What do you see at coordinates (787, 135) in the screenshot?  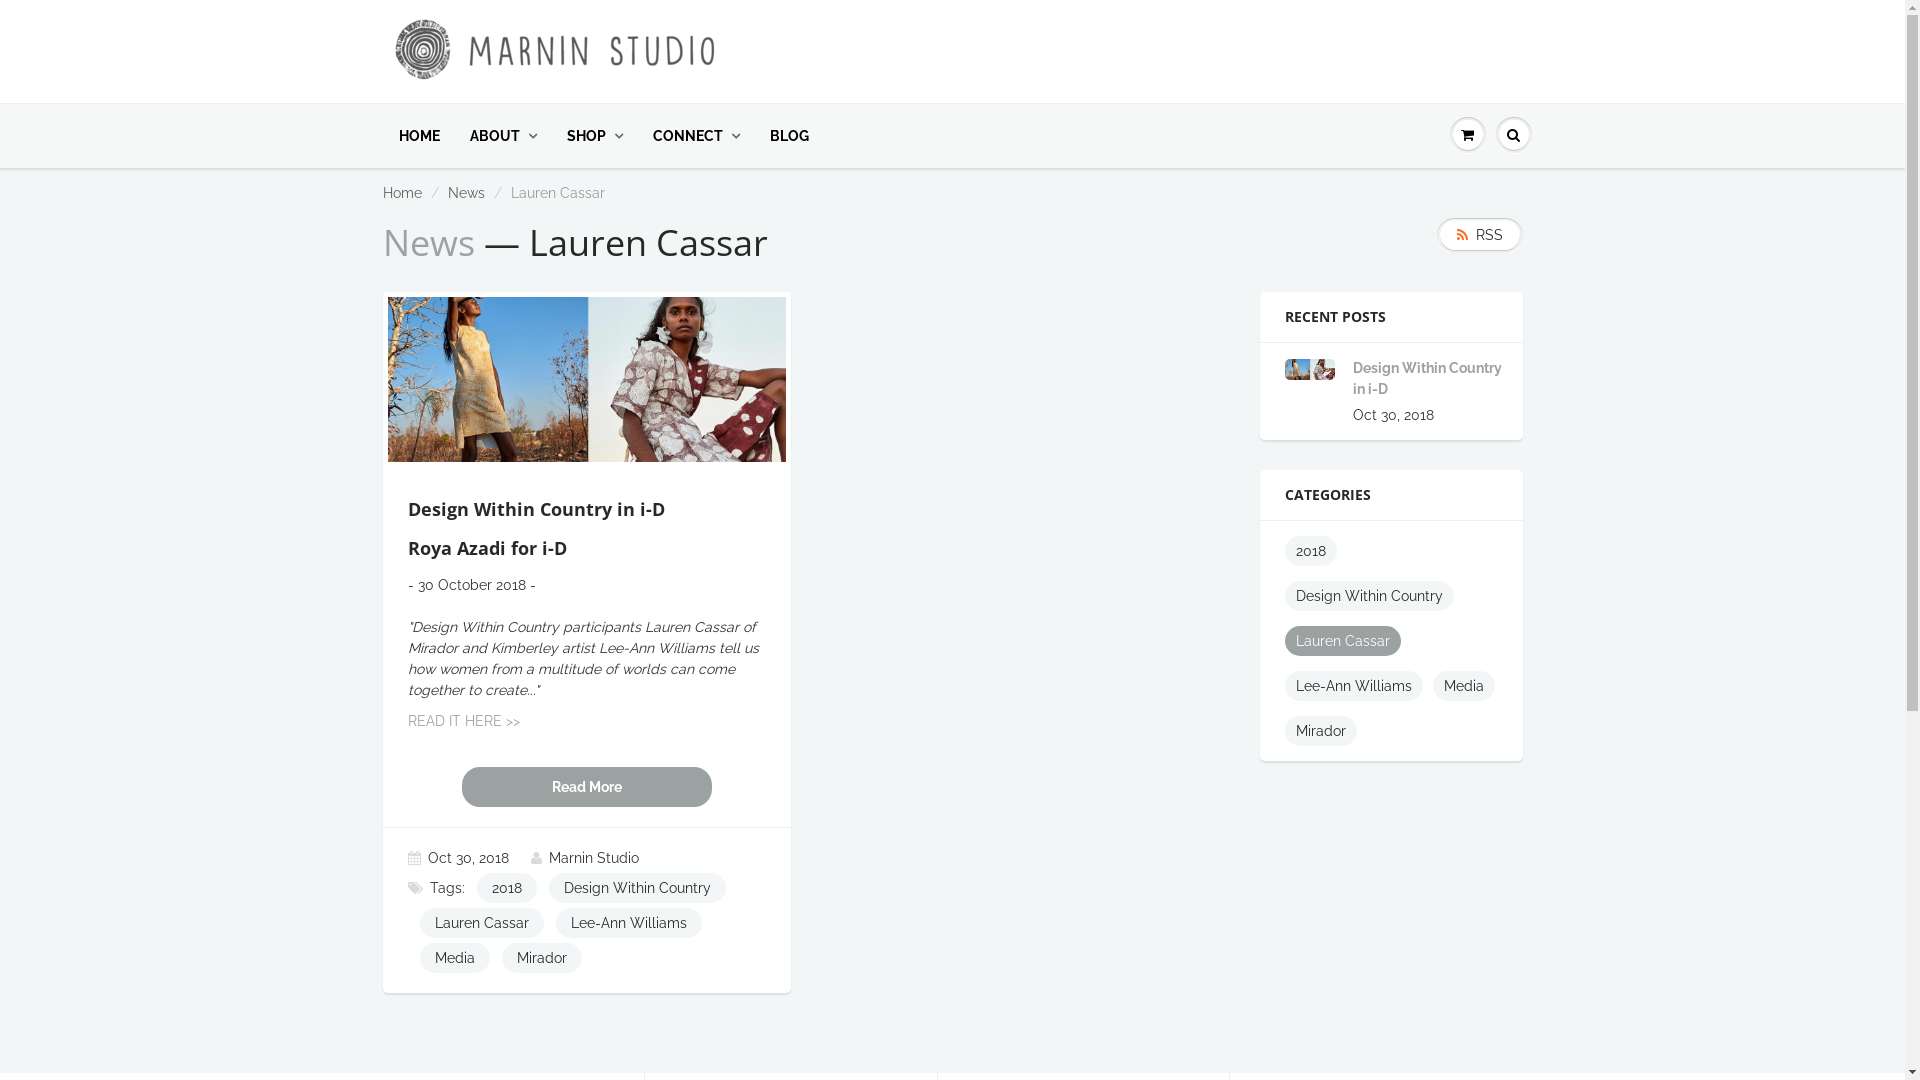 I see `'BLOG'` at bounding box center [787, 135].